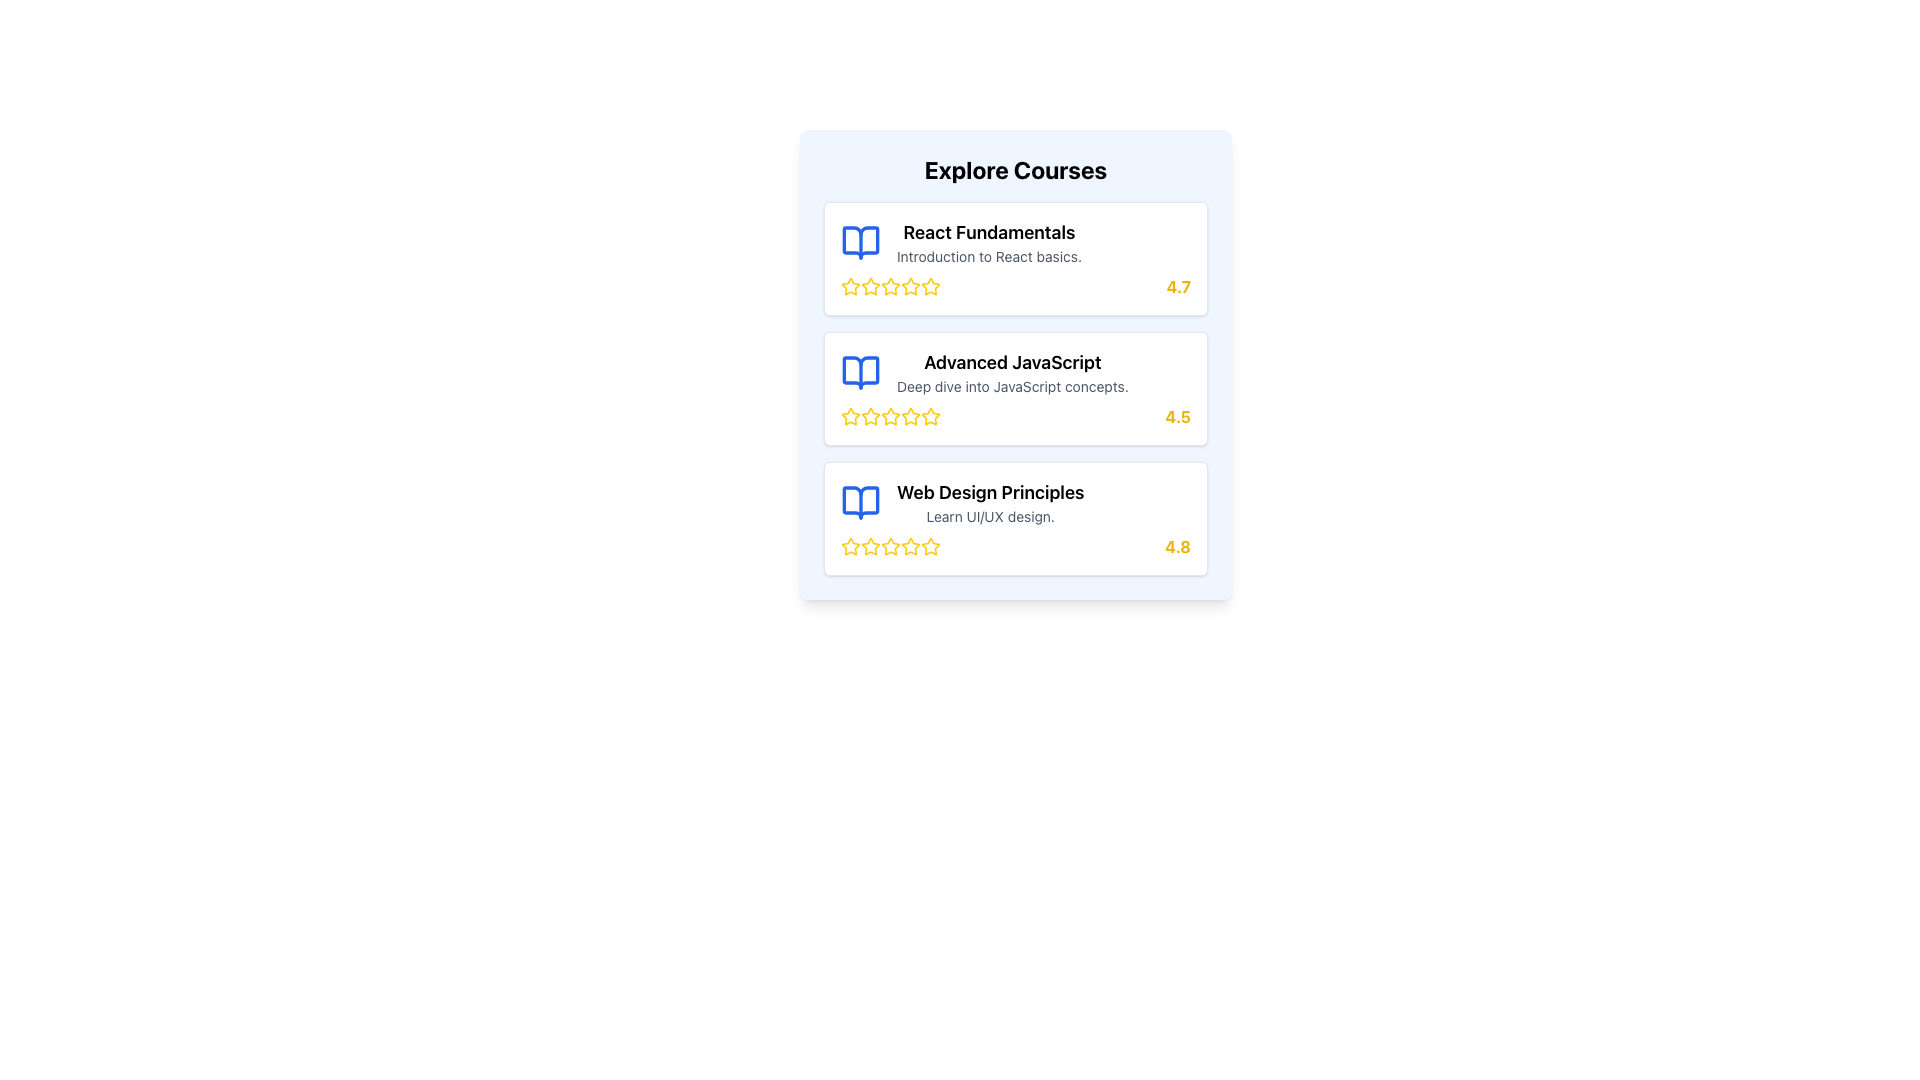 This screenshot has width=1920, height=1080. What do you see at coordinates (860, 501) in the screenshot?
I see `the graphical icon of an open book with a blue outline, located to the left of the 'Web Design Principles' course title in the third row of the 'Explore Courses' section` at bounding box center [860, 501].